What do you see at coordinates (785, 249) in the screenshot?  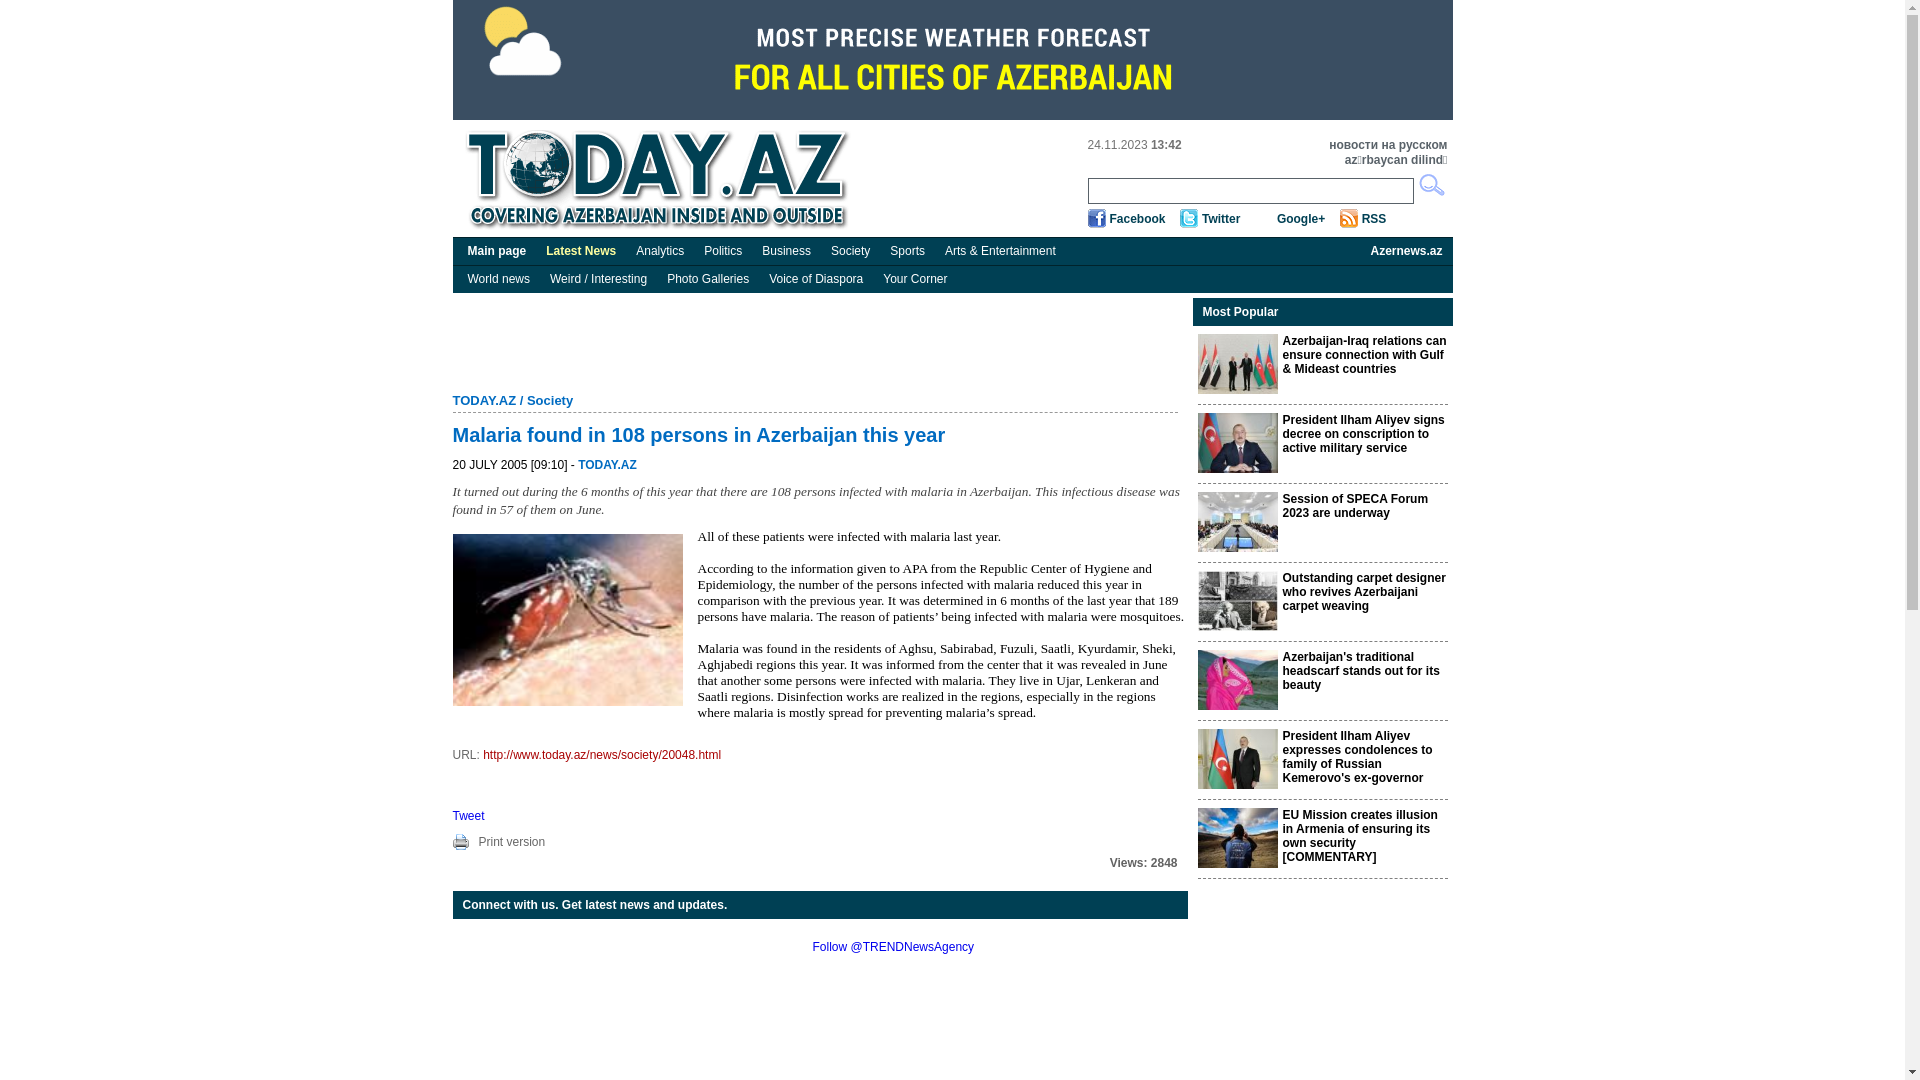 I see `'Business'` at bounding box center [785, 249].